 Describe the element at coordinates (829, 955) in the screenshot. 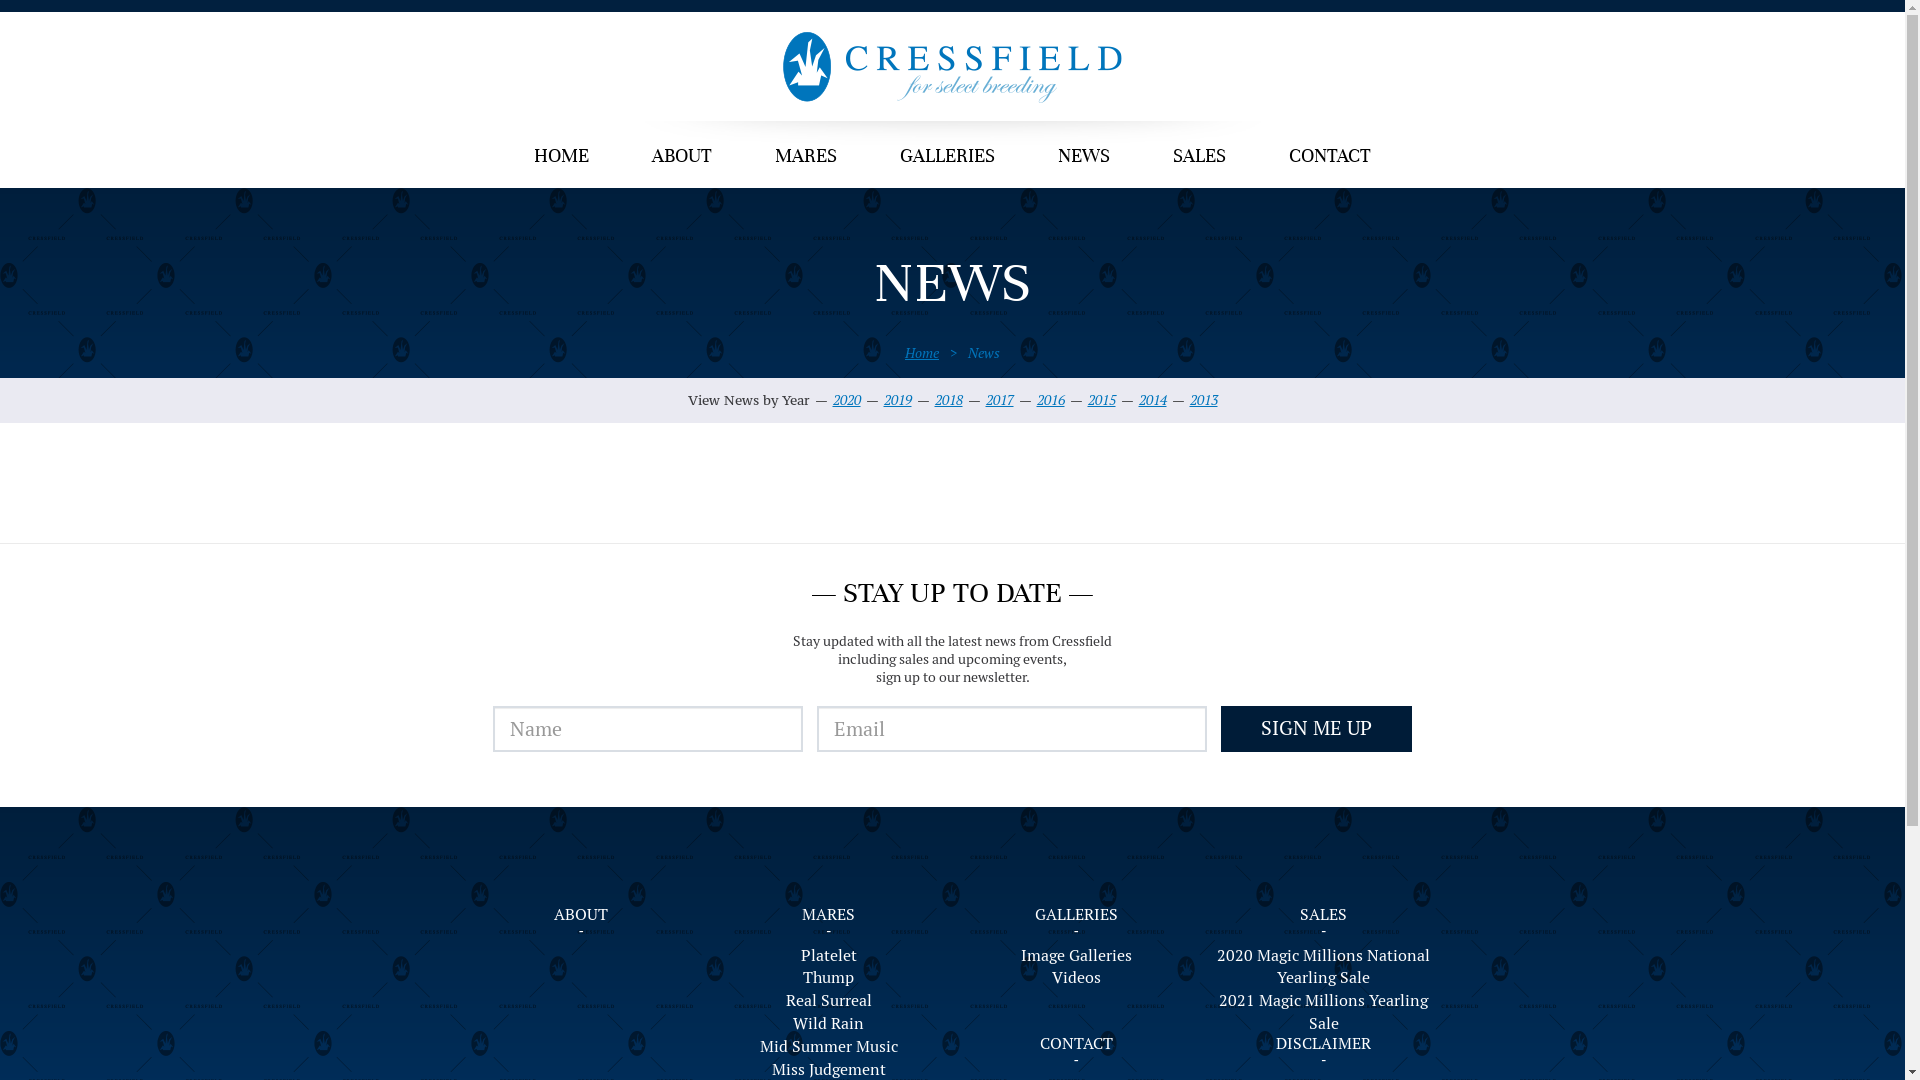

I see `'Platelet'` at that location.